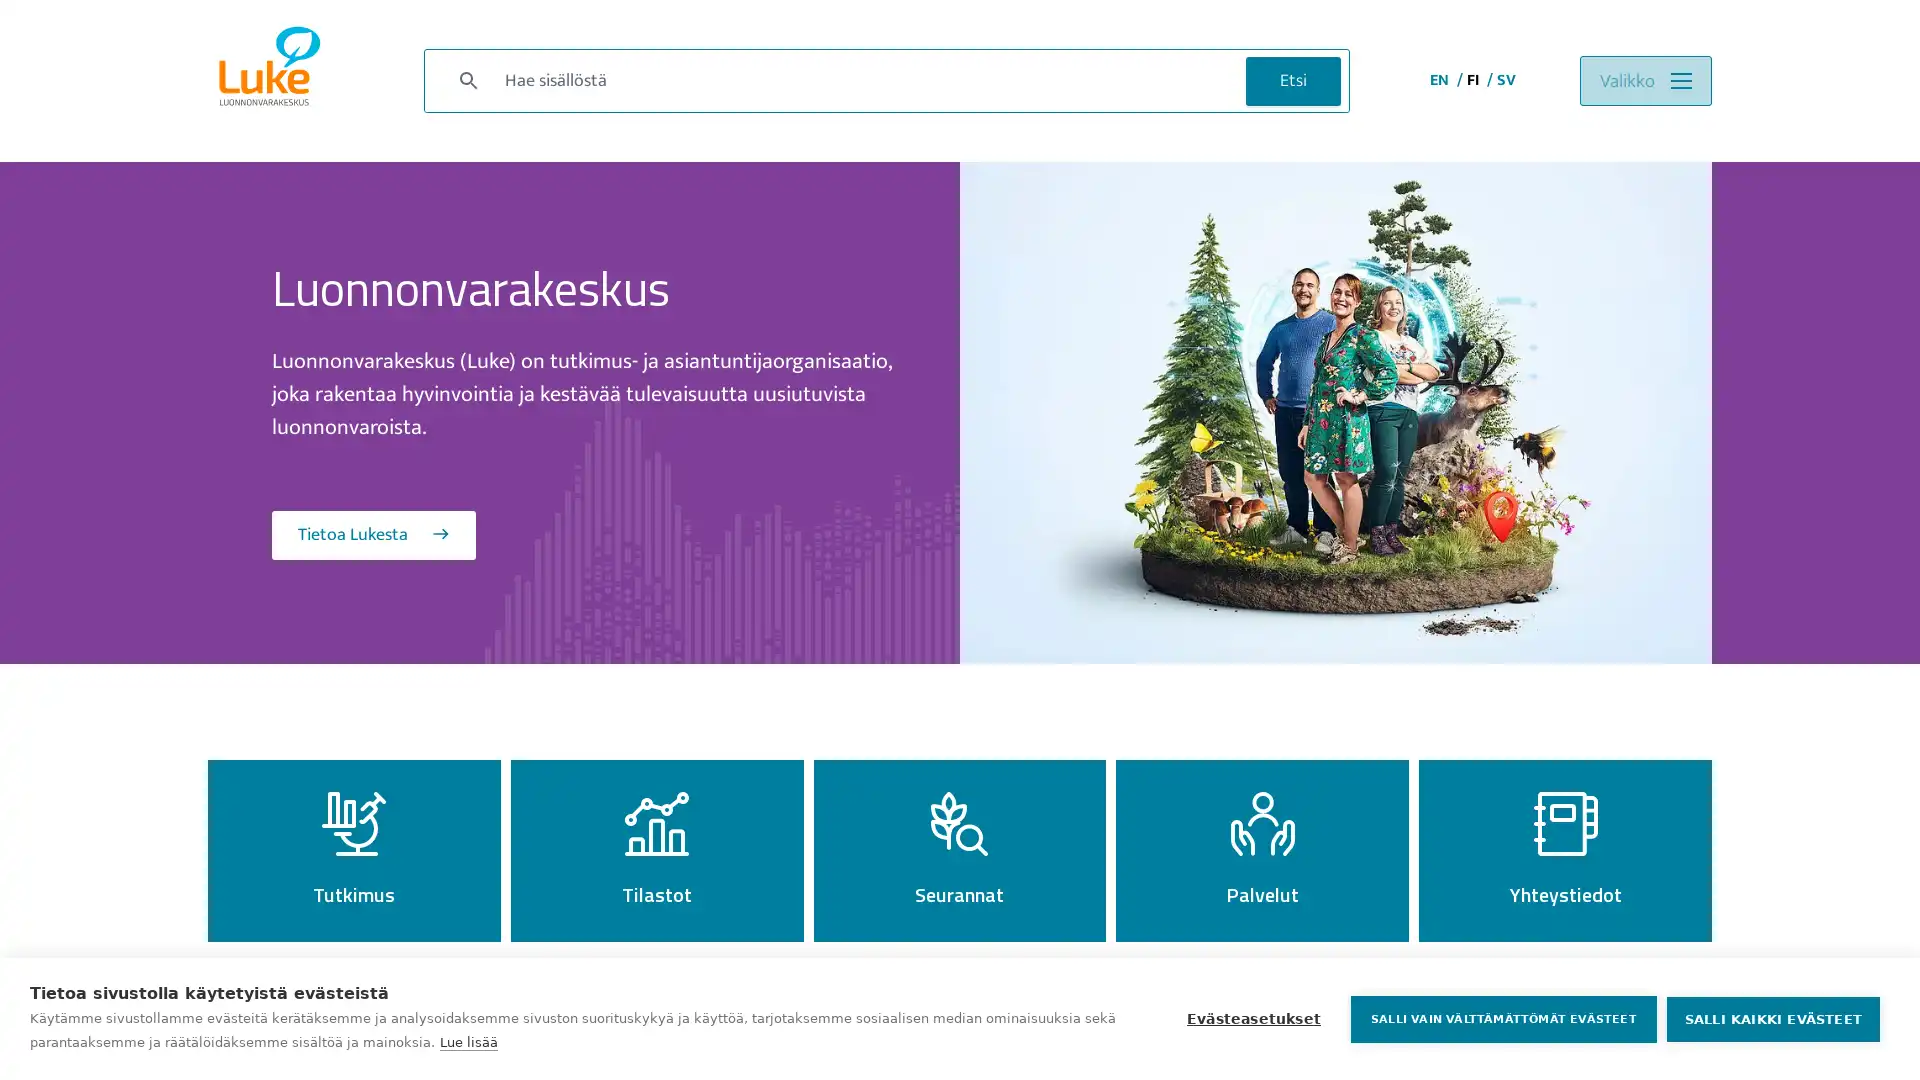  Describe the element at coordinates (1612, 80) in the screenshot. I see `Valikko` at that location.